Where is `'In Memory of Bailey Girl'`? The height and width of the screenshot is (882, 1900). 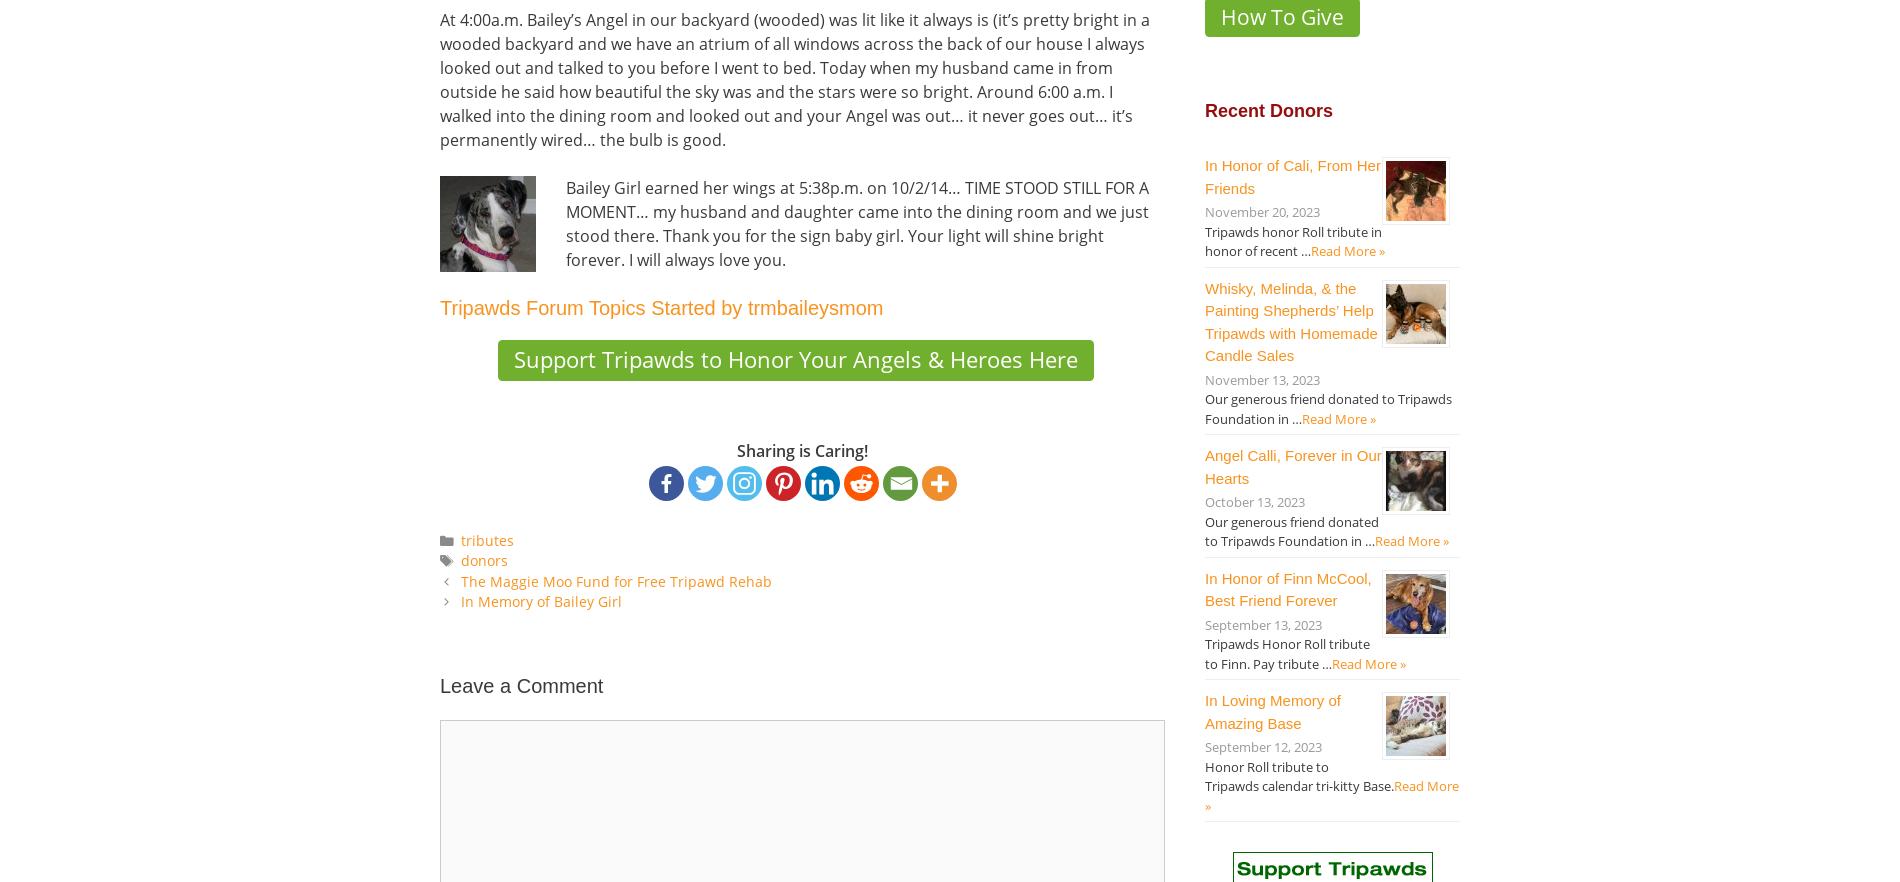
'In Memory of Bailey Girl' is located at coordinates (459, 600).